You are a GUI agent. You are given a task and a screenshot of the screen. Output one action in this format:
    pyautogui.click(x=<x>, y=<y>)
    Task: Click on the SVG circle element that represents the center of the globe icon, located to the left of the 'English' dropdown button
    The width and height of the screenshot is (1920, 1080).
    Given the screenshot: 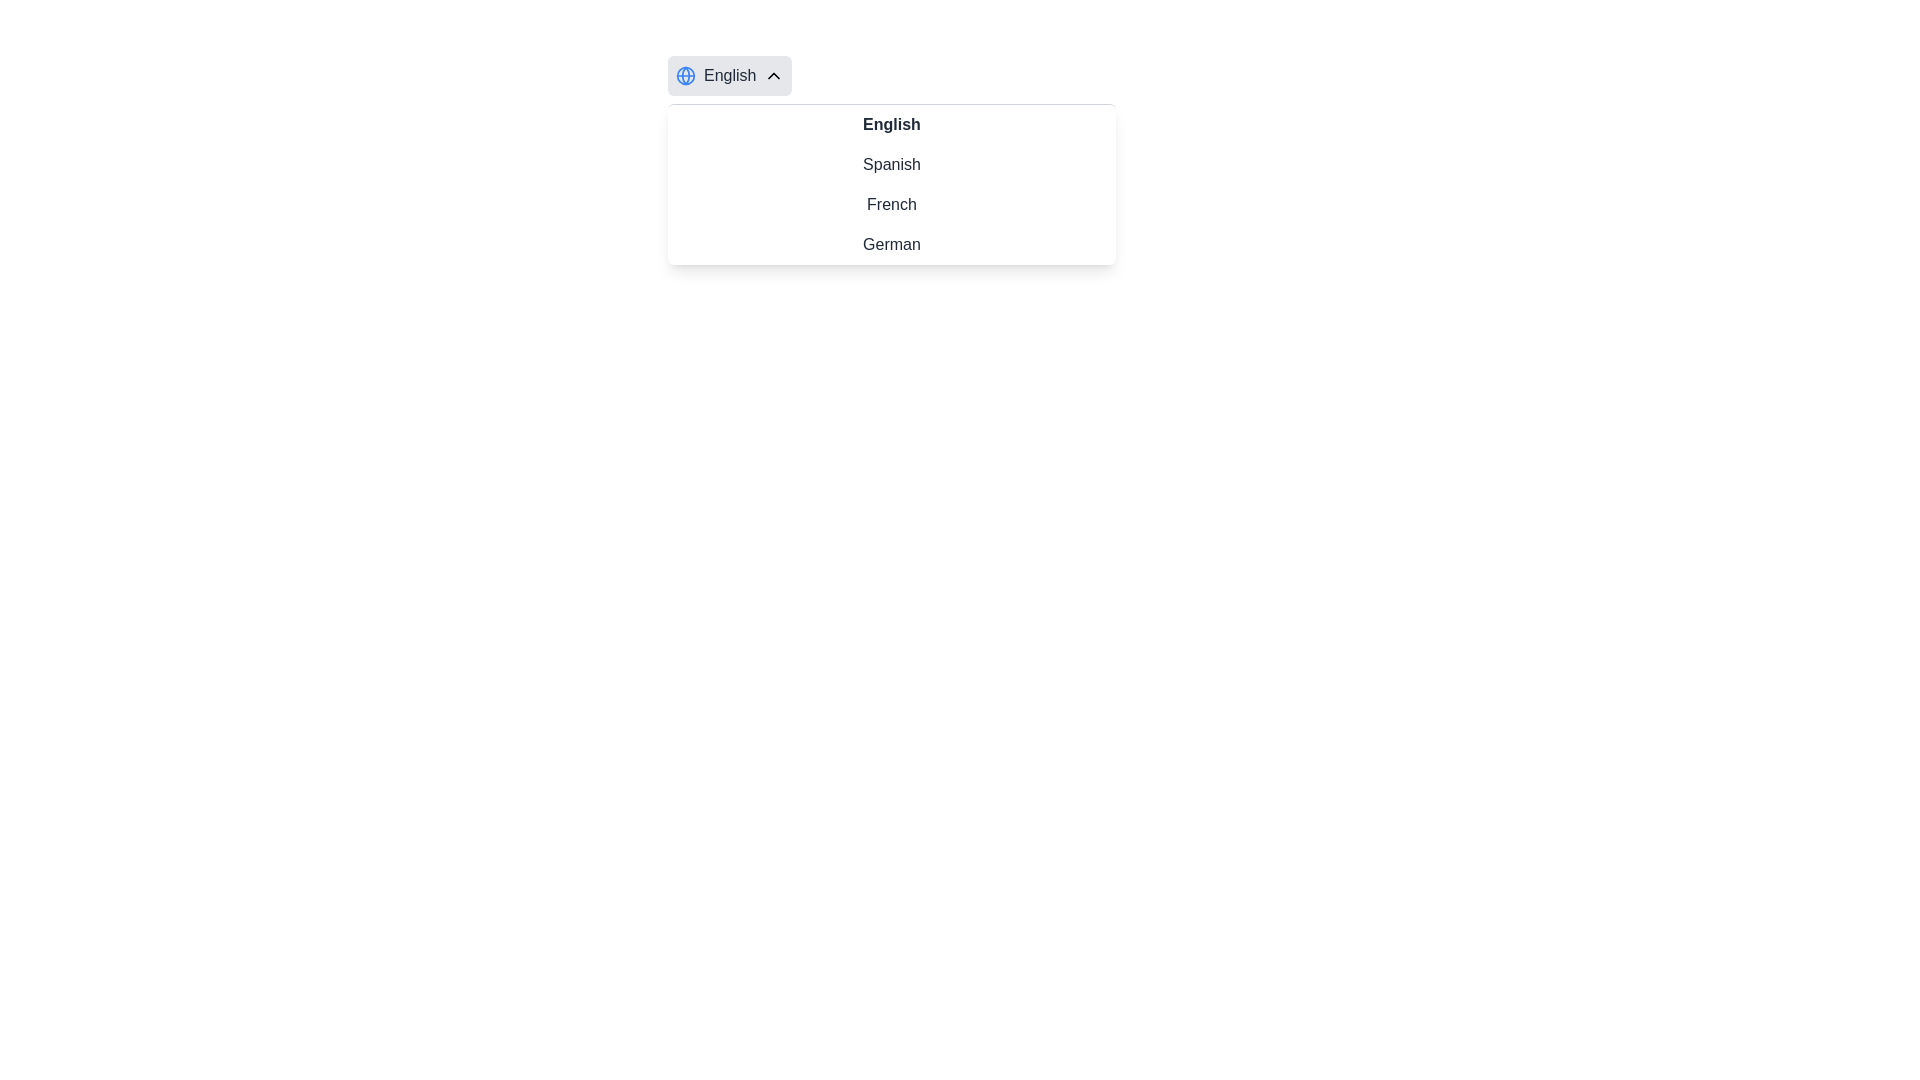 What is the action you would take?
    pyautogui.click(x=686, y=75)
    